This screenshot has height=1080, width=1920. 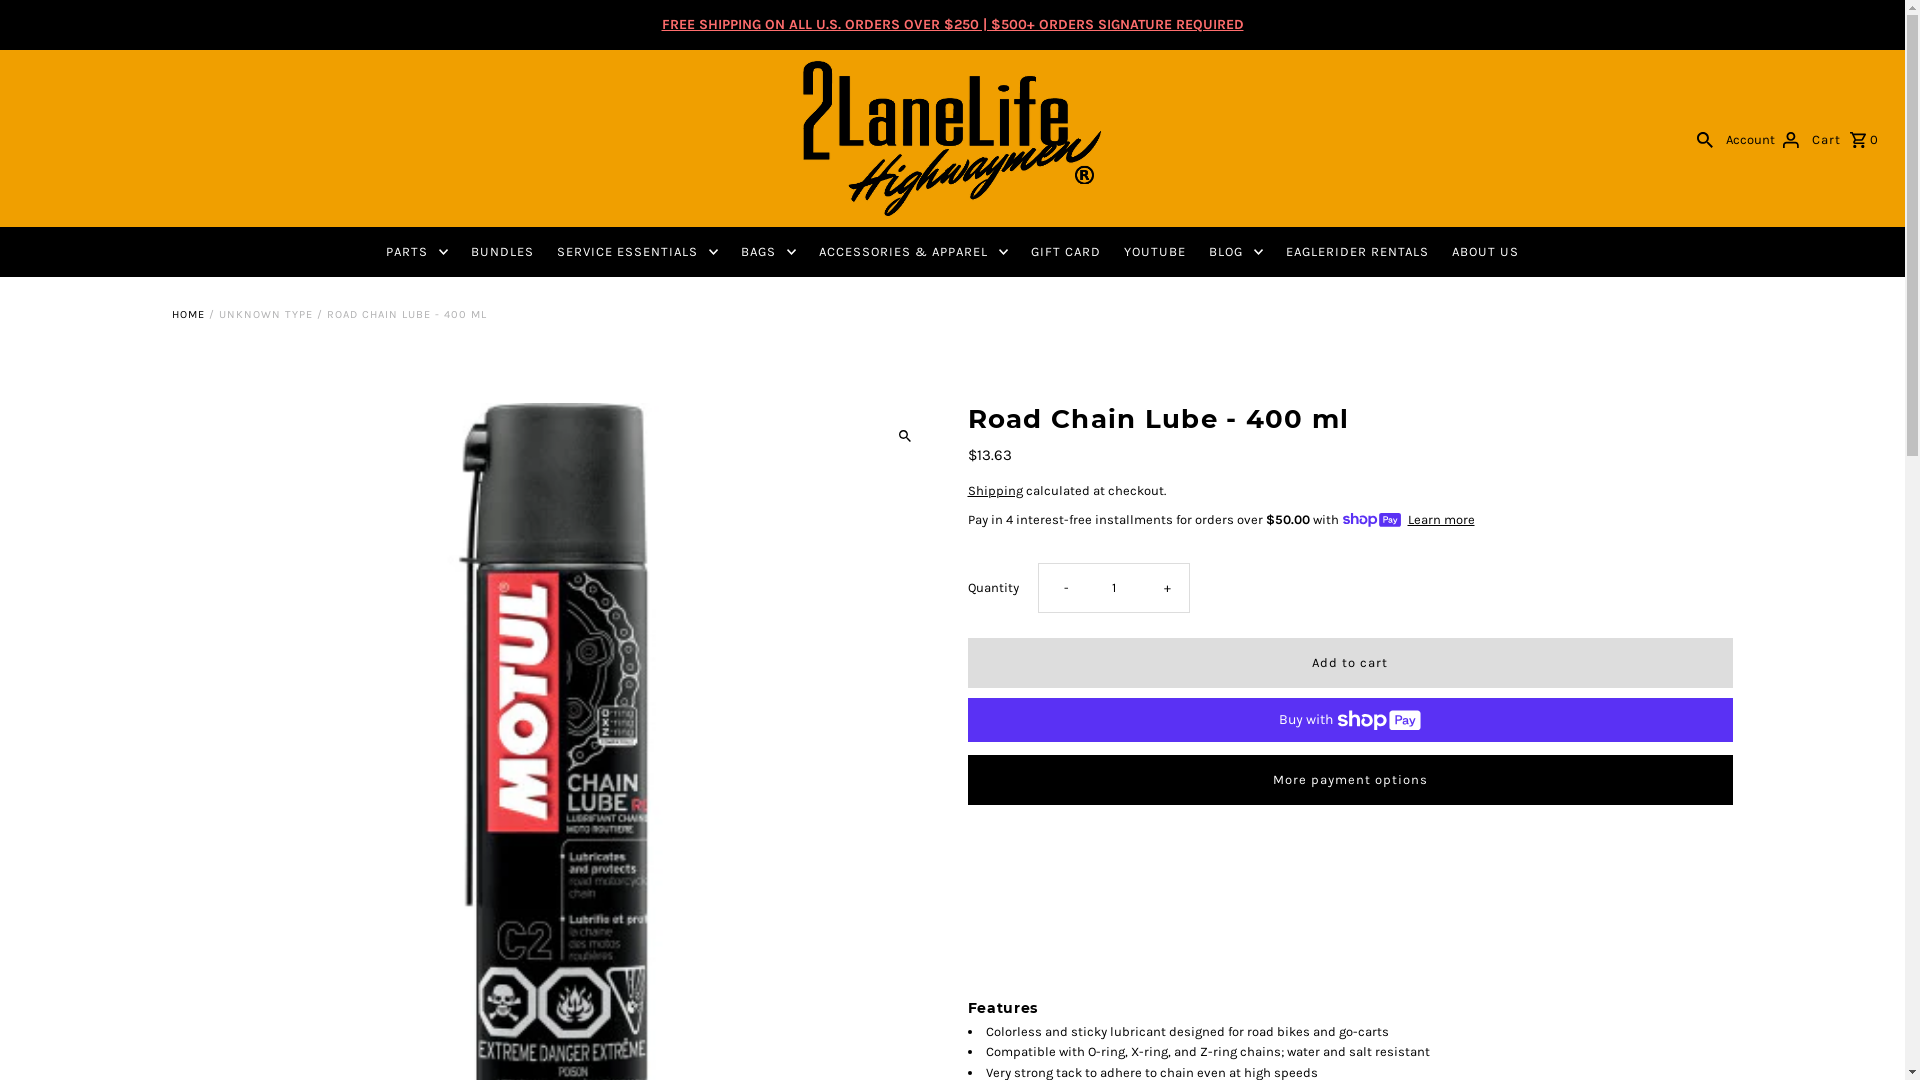 I want to click on 'EAGLERIDER RENTALS', so click(x=1357, y=250).